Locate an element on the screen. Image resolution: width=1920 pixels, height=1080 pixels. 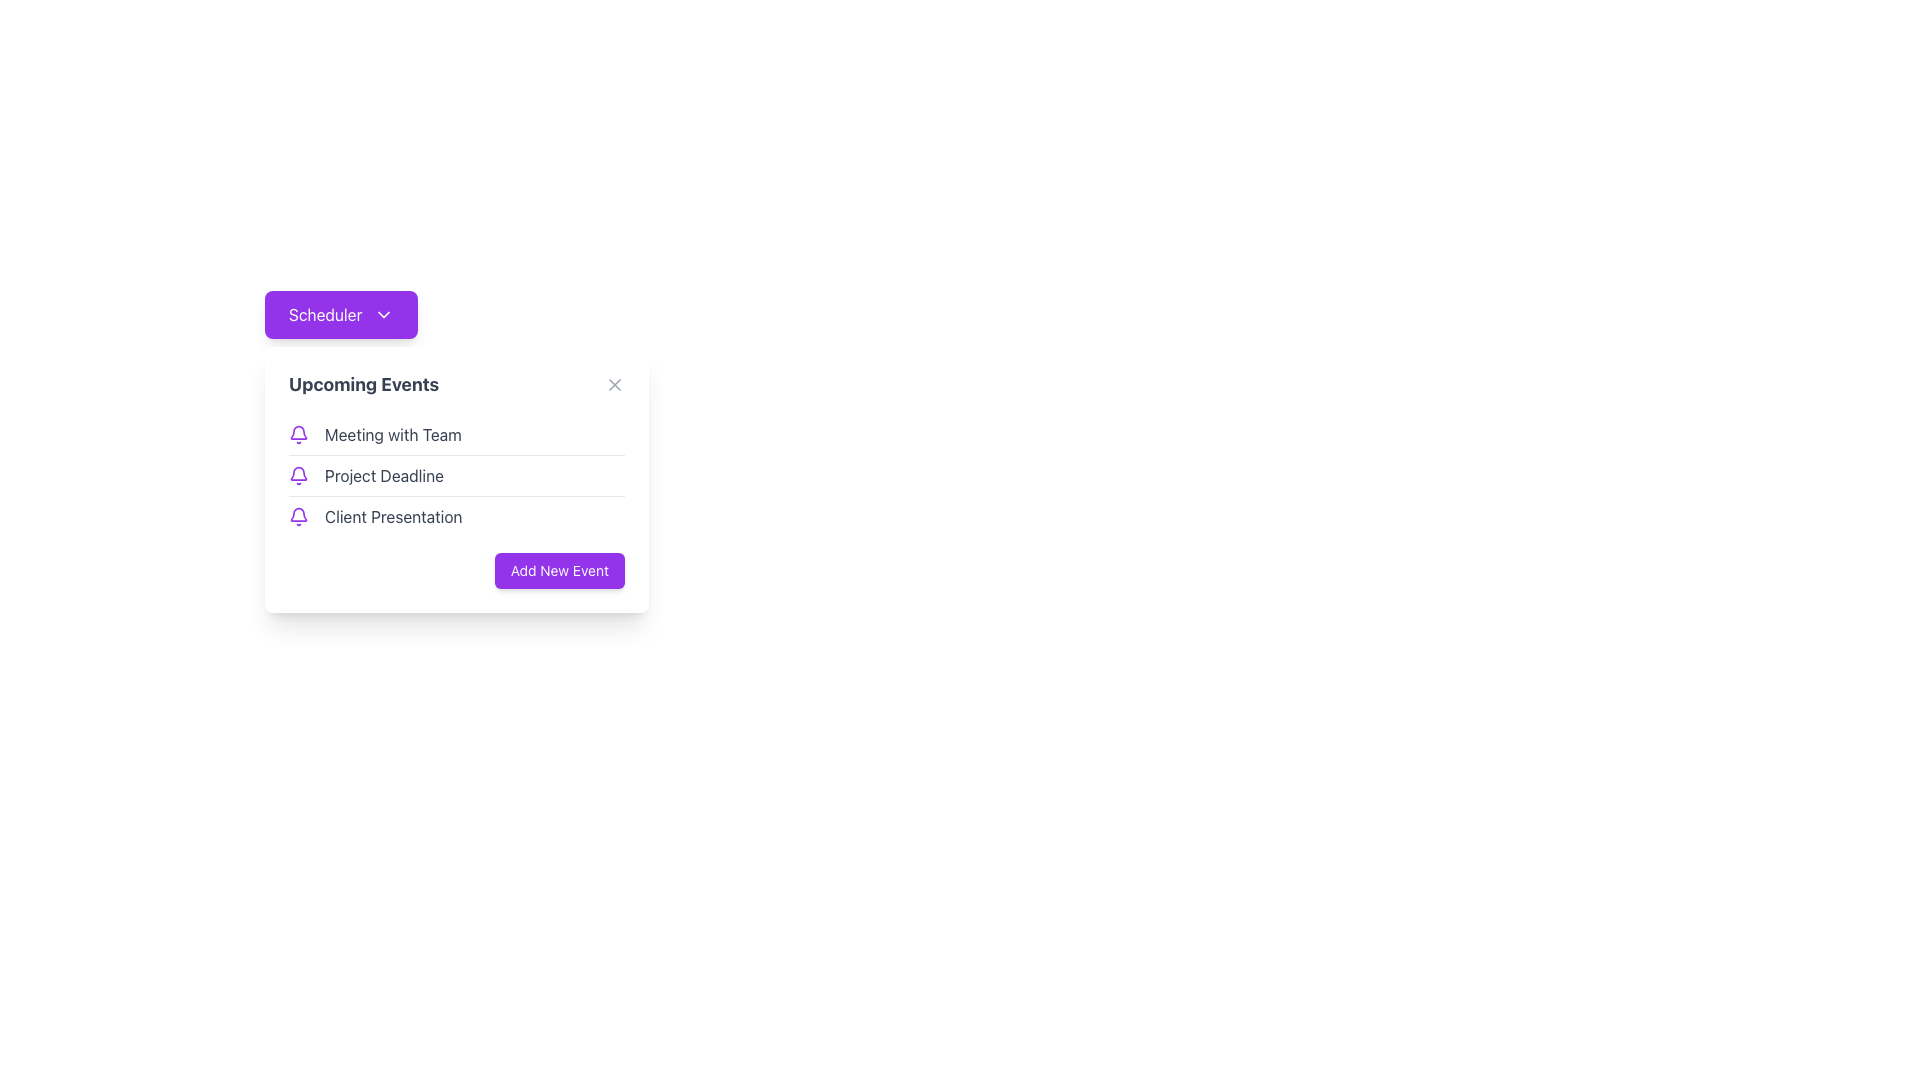
the purple 'Scheduler' button with white text and a downward-pointing arrow icon is located at coordinates (341, 315).